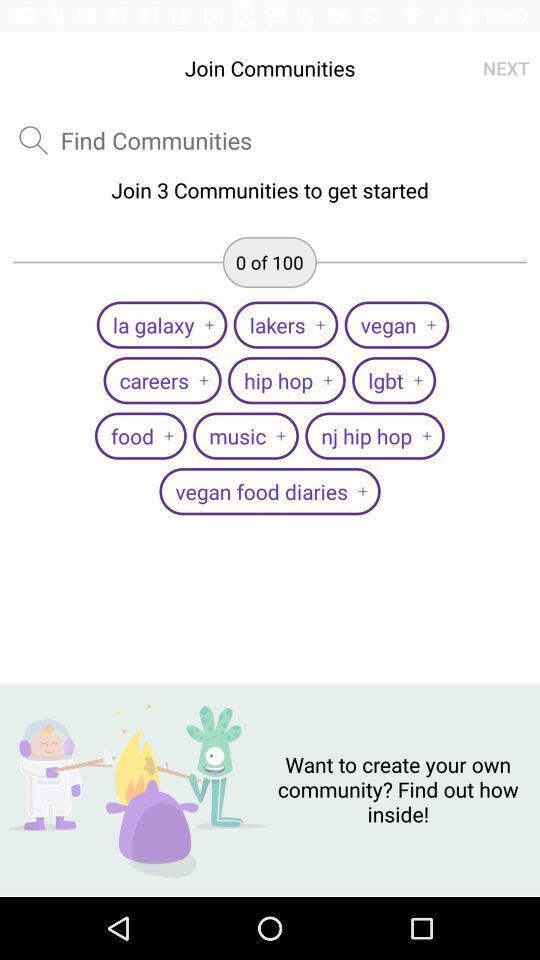 Image resolution: width=540 pixels, height=960 pixels. Describe the element at coordinates (155, 139) in the screenshot. I see `search` at that location.